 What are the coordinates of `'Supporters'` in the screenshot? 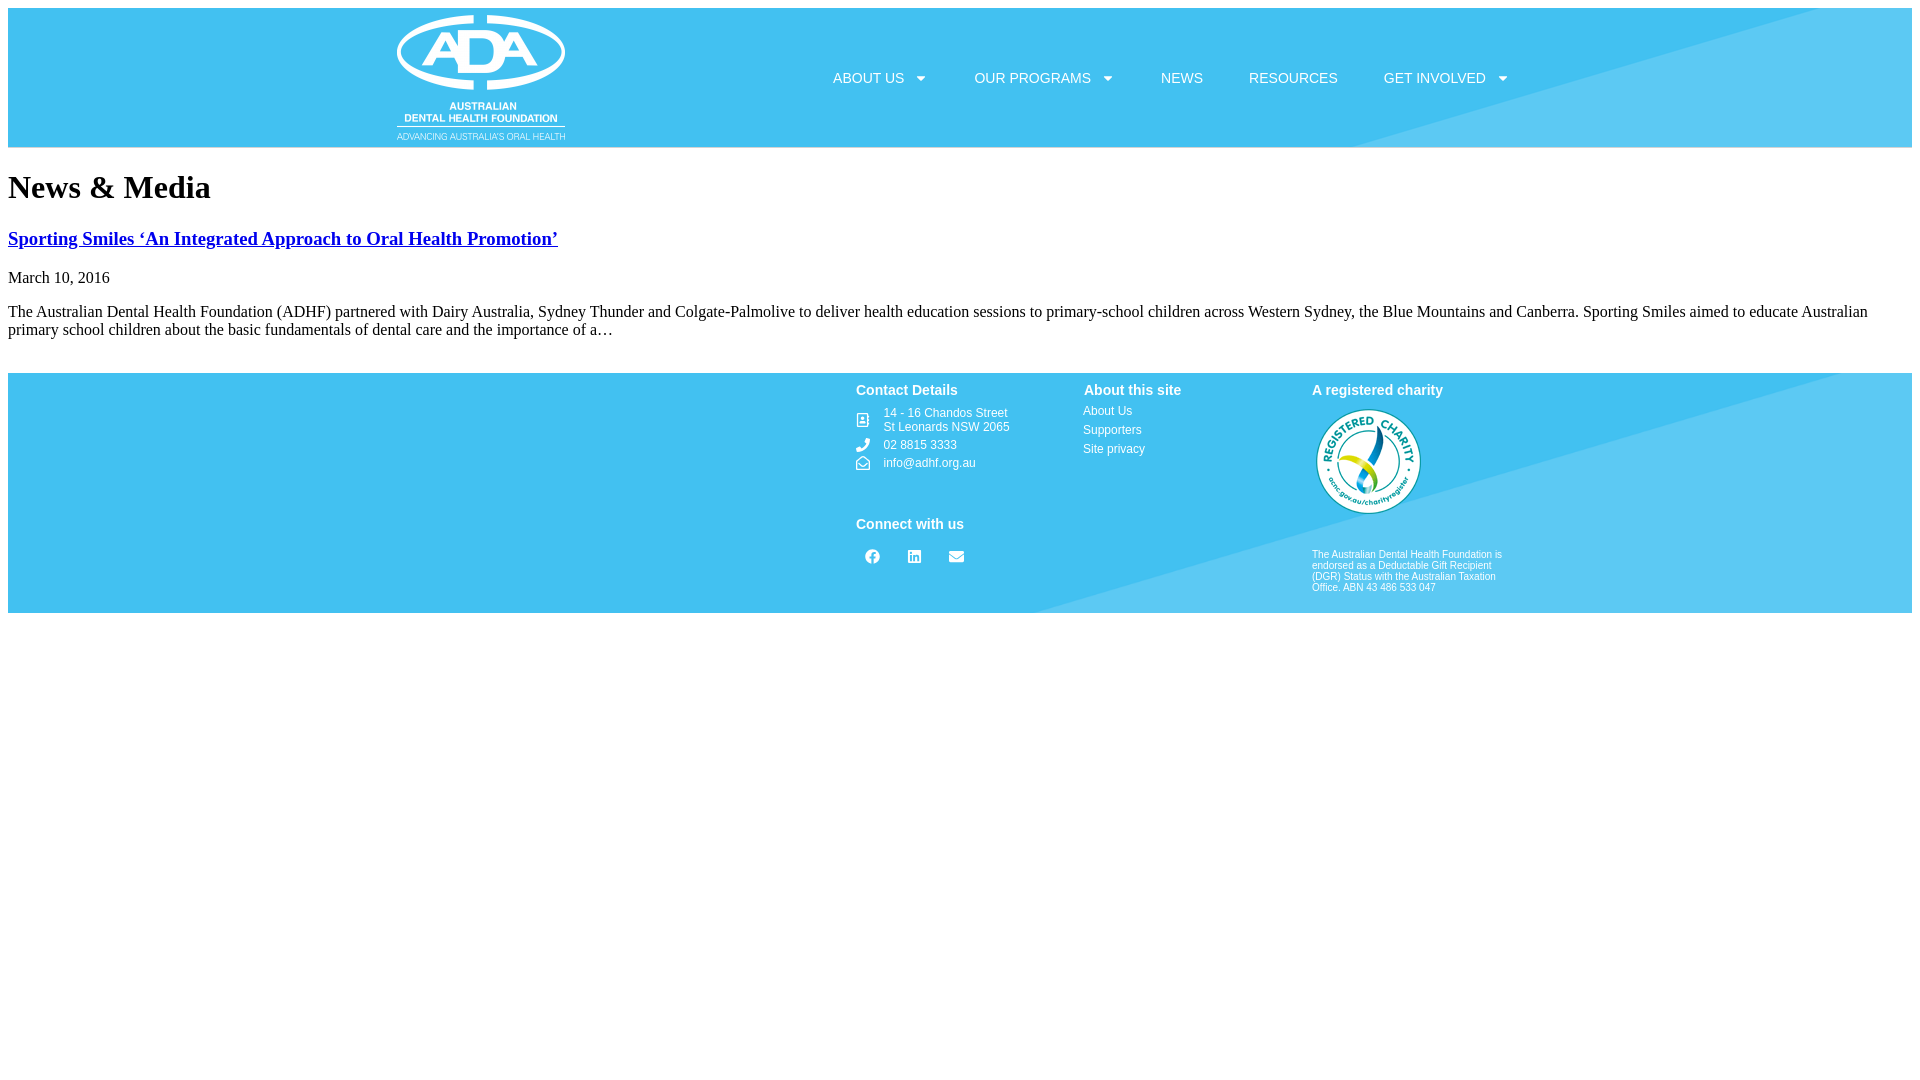 It's located at (1184, 428).